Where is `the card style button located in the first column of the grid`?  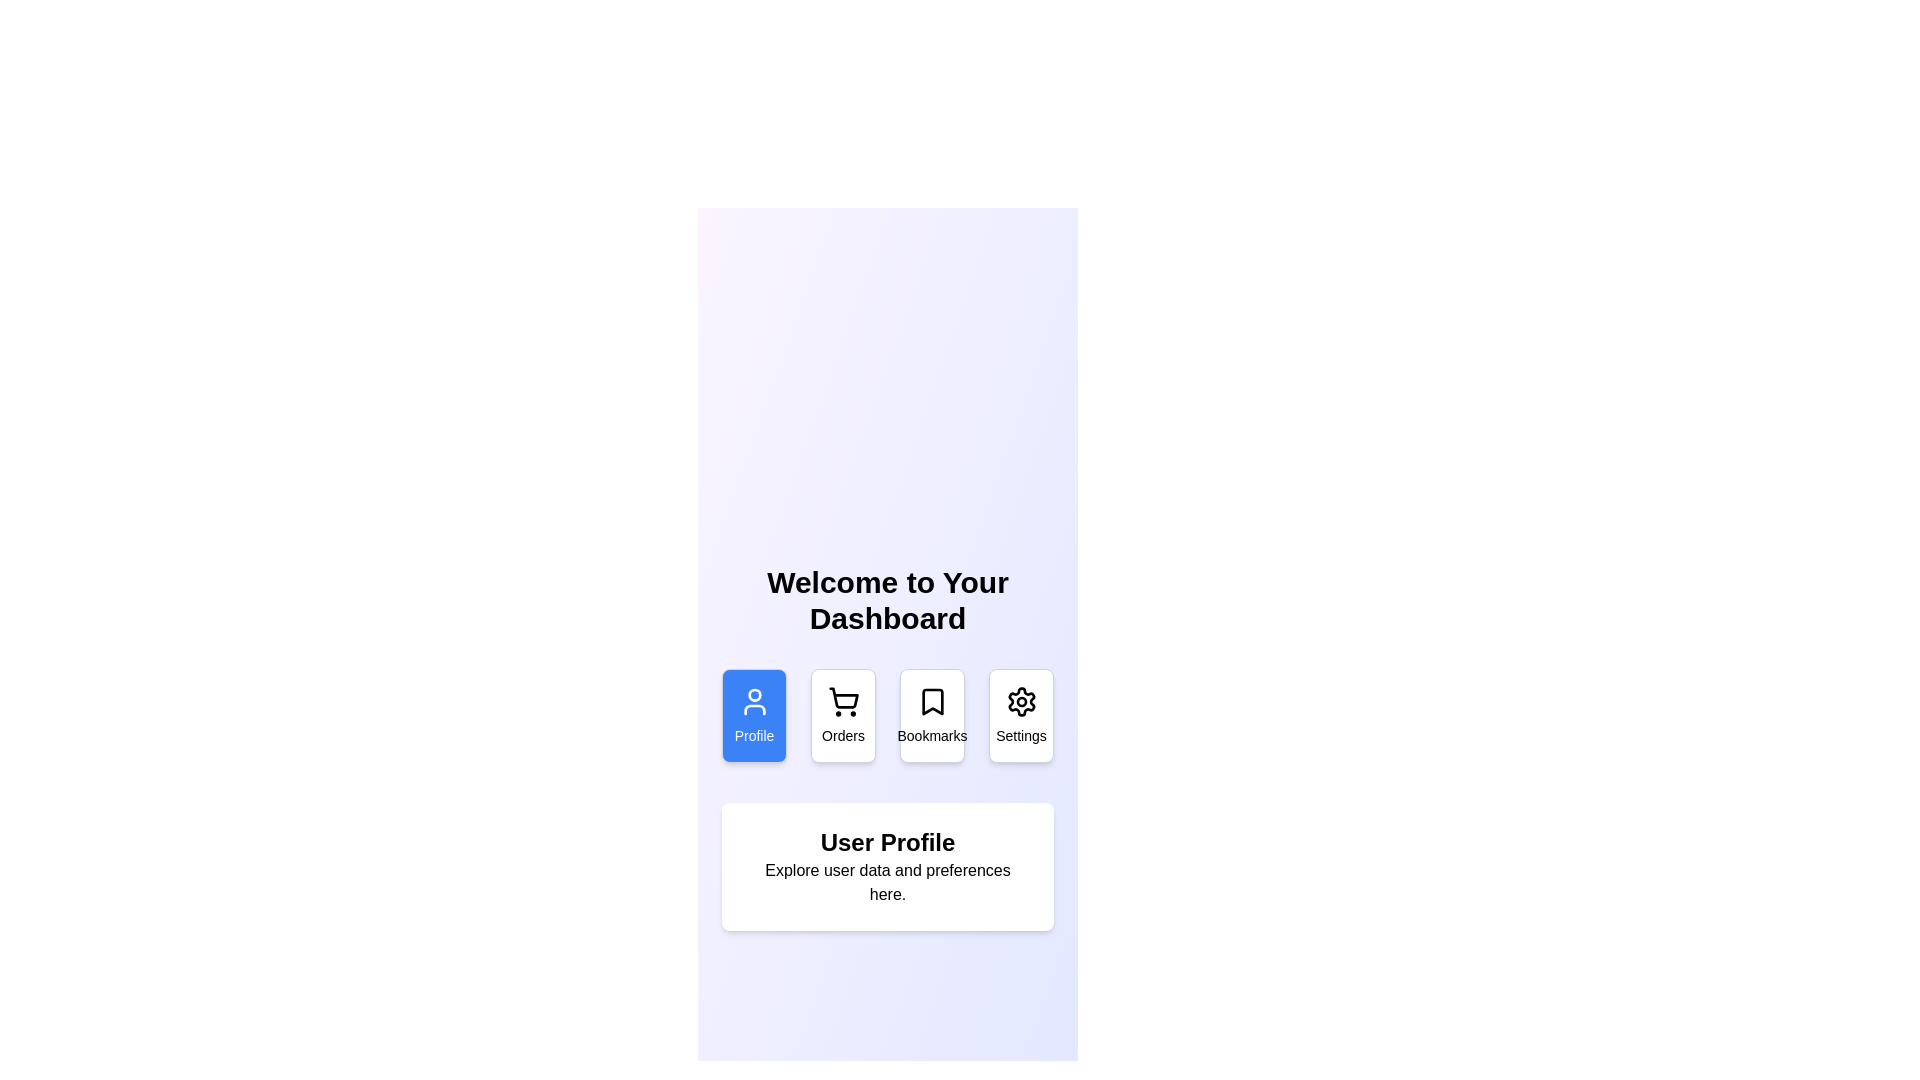
the card style button located in the first column of the grid is located at coordinates (753, 715).